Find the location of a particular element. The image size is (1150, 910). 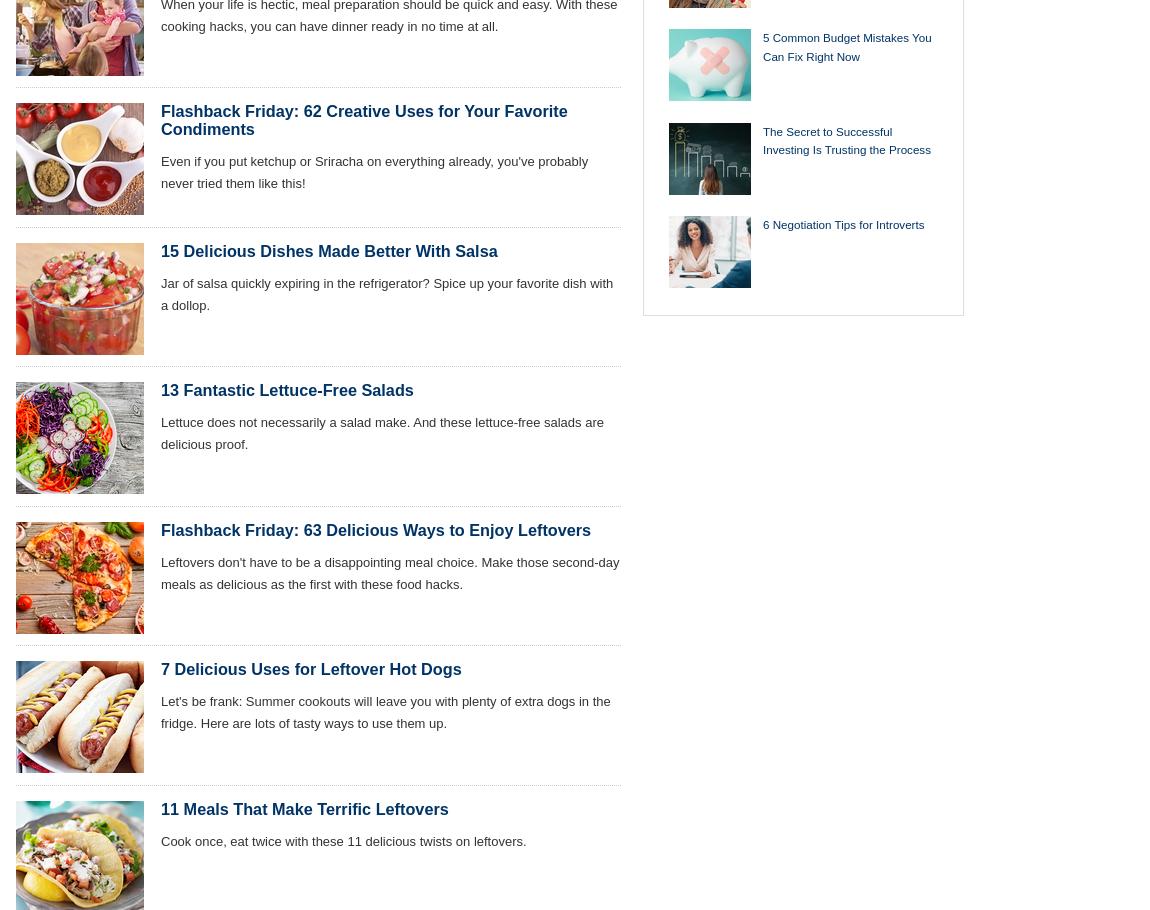

'Cook once, eat twice with these 11 delicious twists on leftovers.' is located at coordinates (343, 840).